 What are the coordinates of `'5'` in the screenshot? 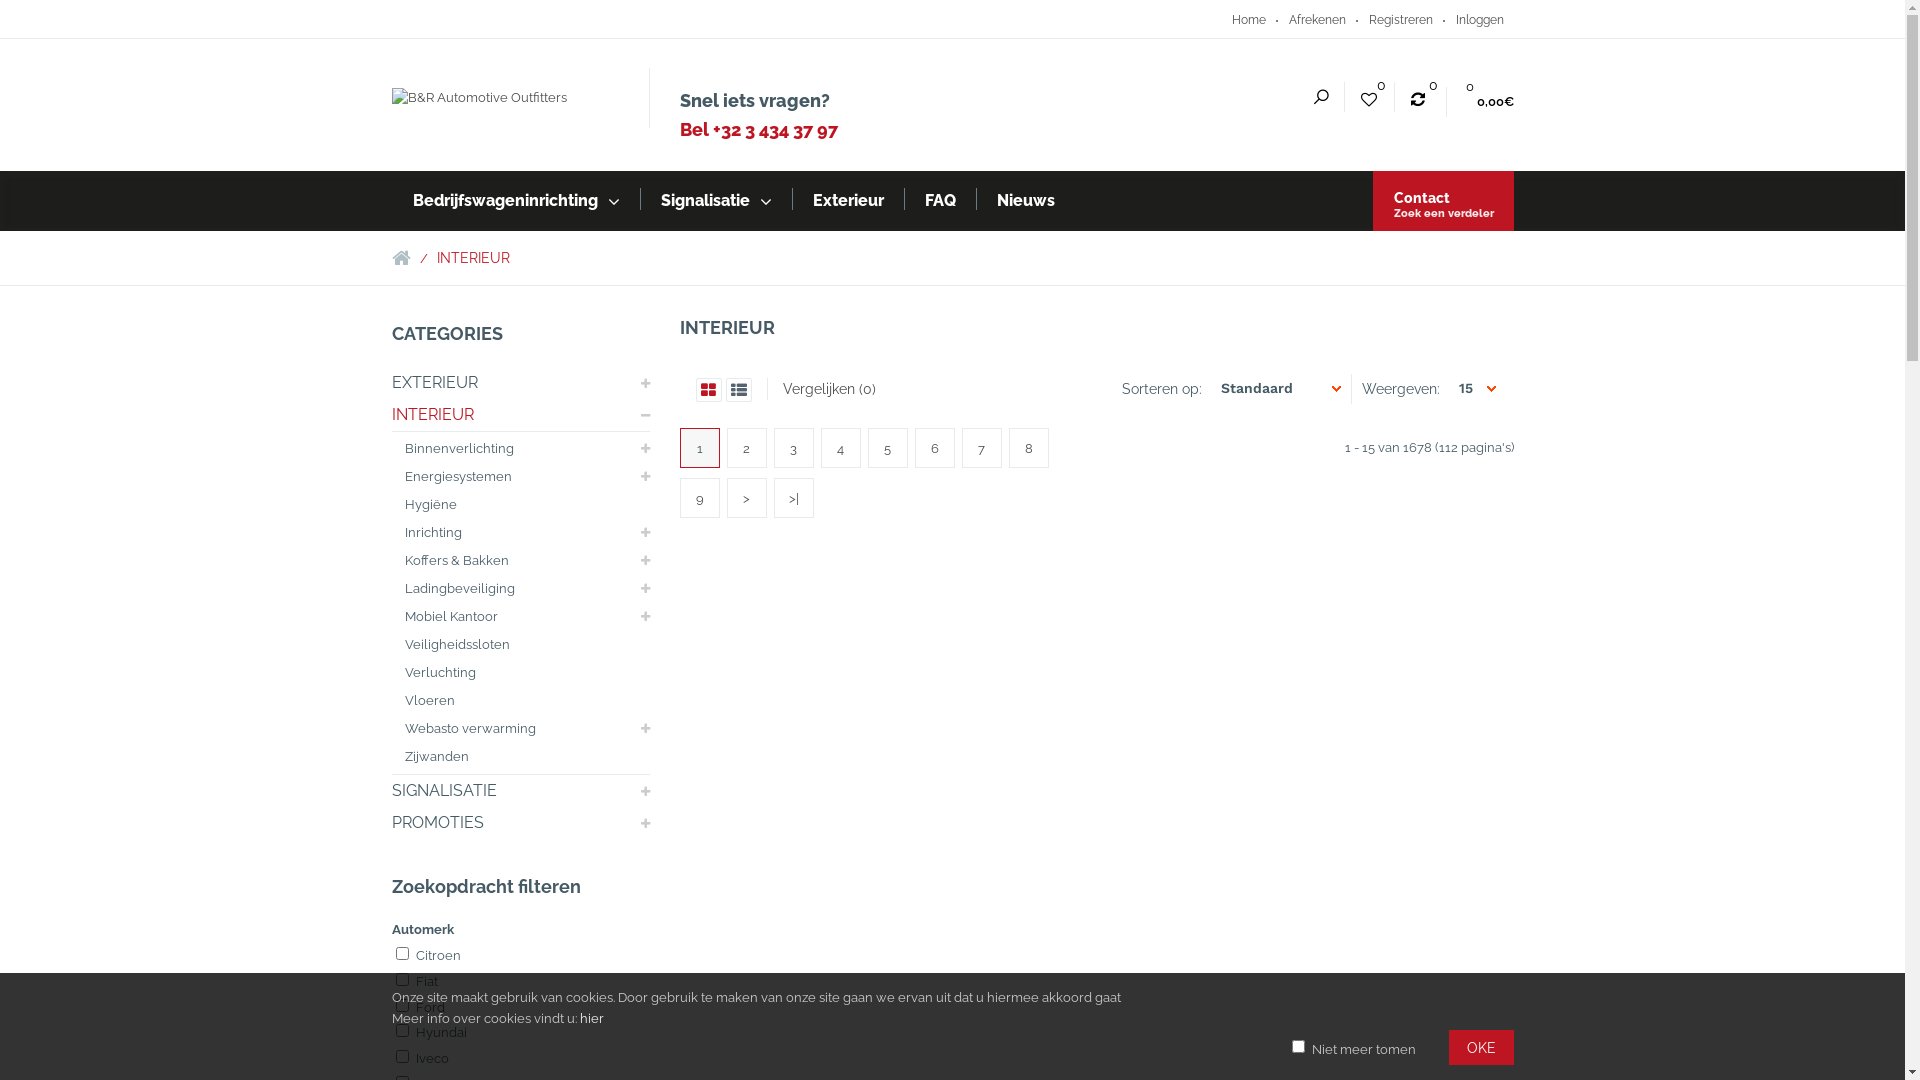 It's located at (886, 446).